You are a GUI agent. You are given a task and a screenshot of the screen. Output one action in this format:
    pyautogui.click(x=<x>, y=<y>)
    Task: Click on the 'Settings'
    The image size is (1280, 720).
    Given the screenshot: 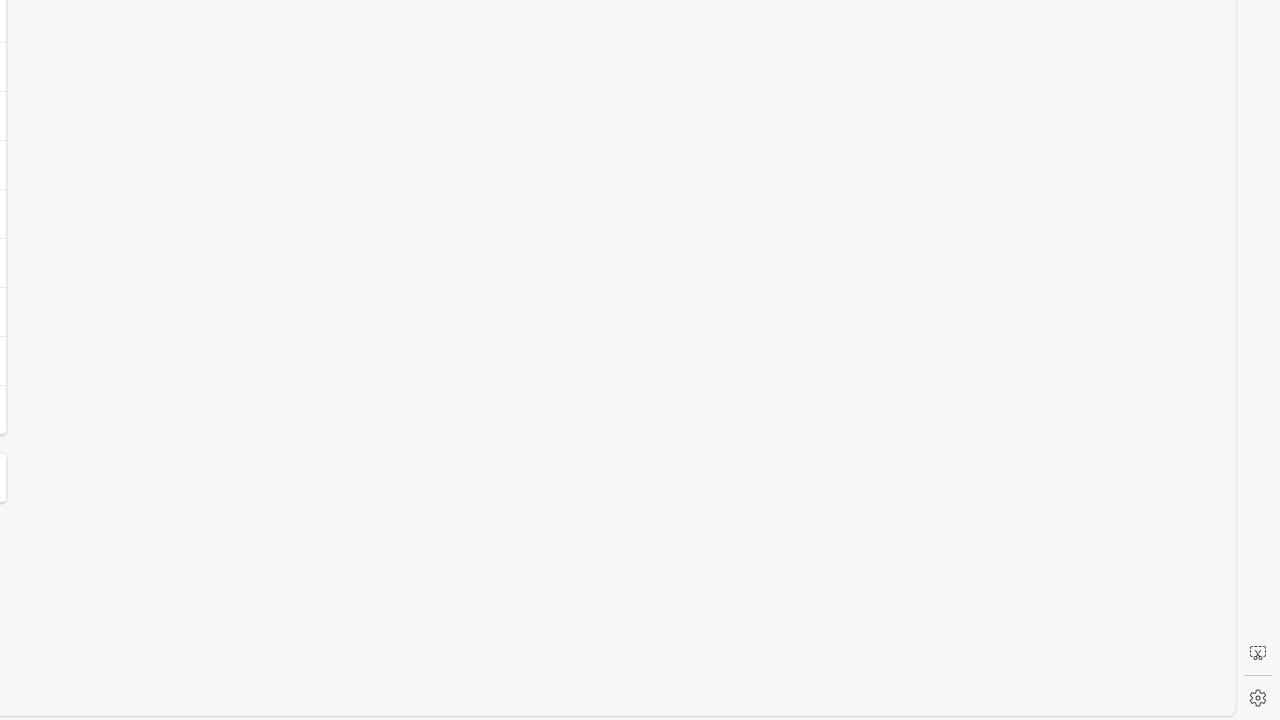 What is the action you would take?
    pyautogui.click(x=1256, y=696)
    